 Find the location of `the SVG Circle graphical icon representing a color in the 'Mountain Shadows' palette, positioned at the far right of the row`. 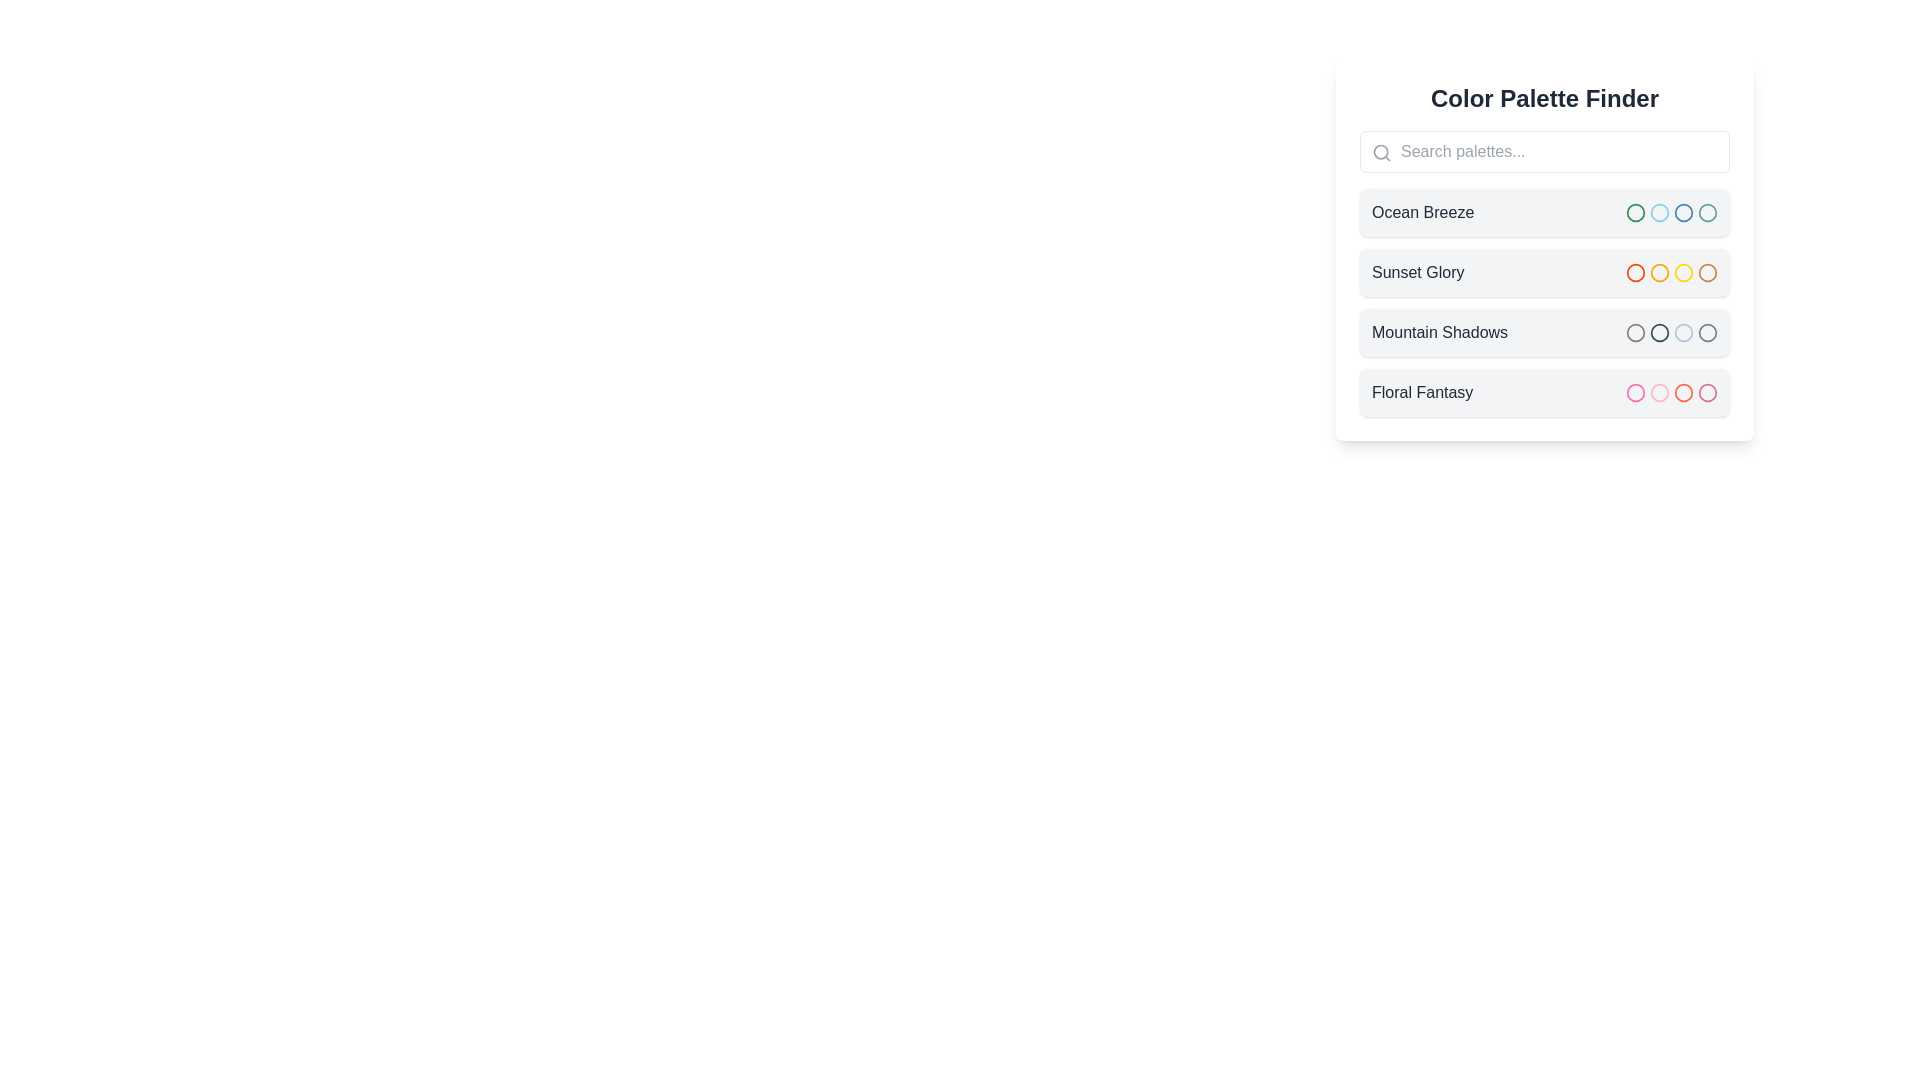

the SVG Circle graphical icon representing a color in the 'Mountain Shadows' palette, positioned at the far right of the row is located at coordinates (1707, 331).